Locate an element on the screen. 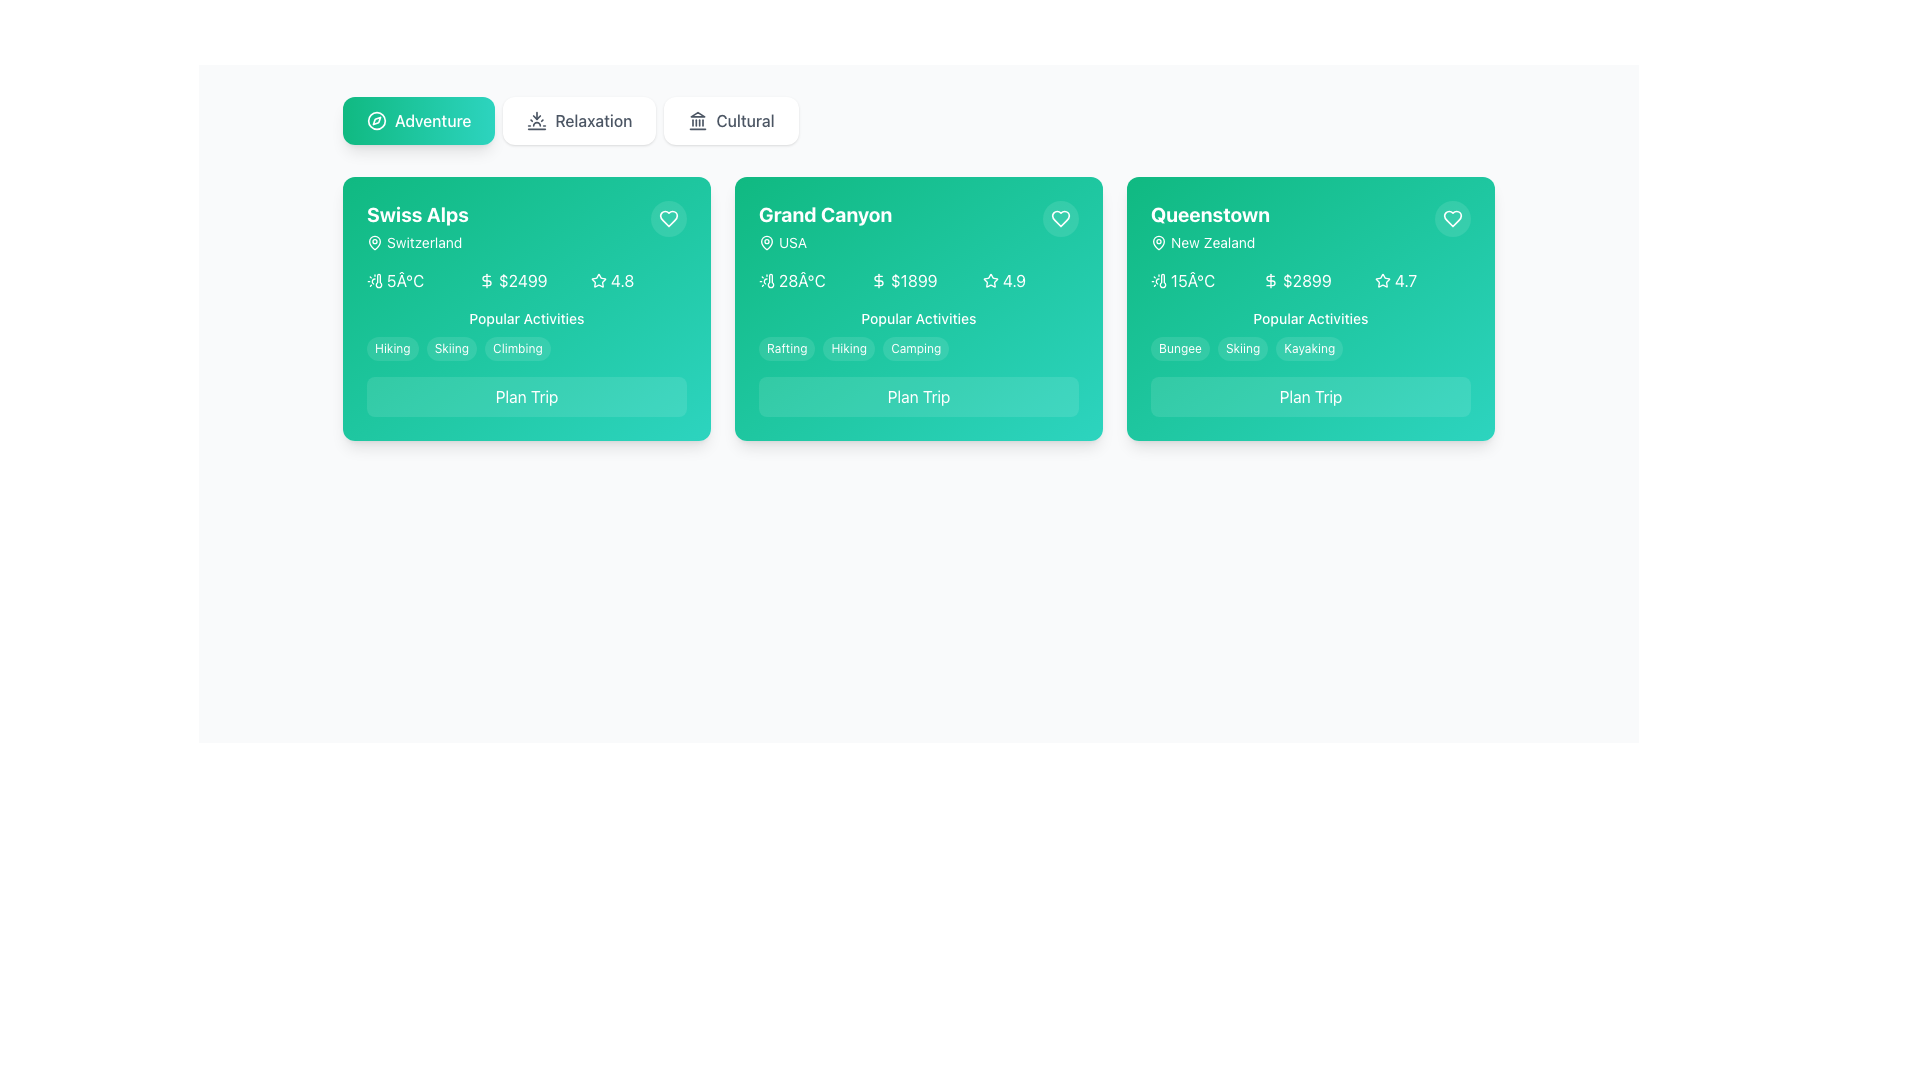 The width and height of the screenshot is (1920, 1080). text indicating the country location associated with the 'Queenstown' destination card, which is located beneath the 'Queenstown' heading in the rightmost travel card is located at coordinates (1212, 242).